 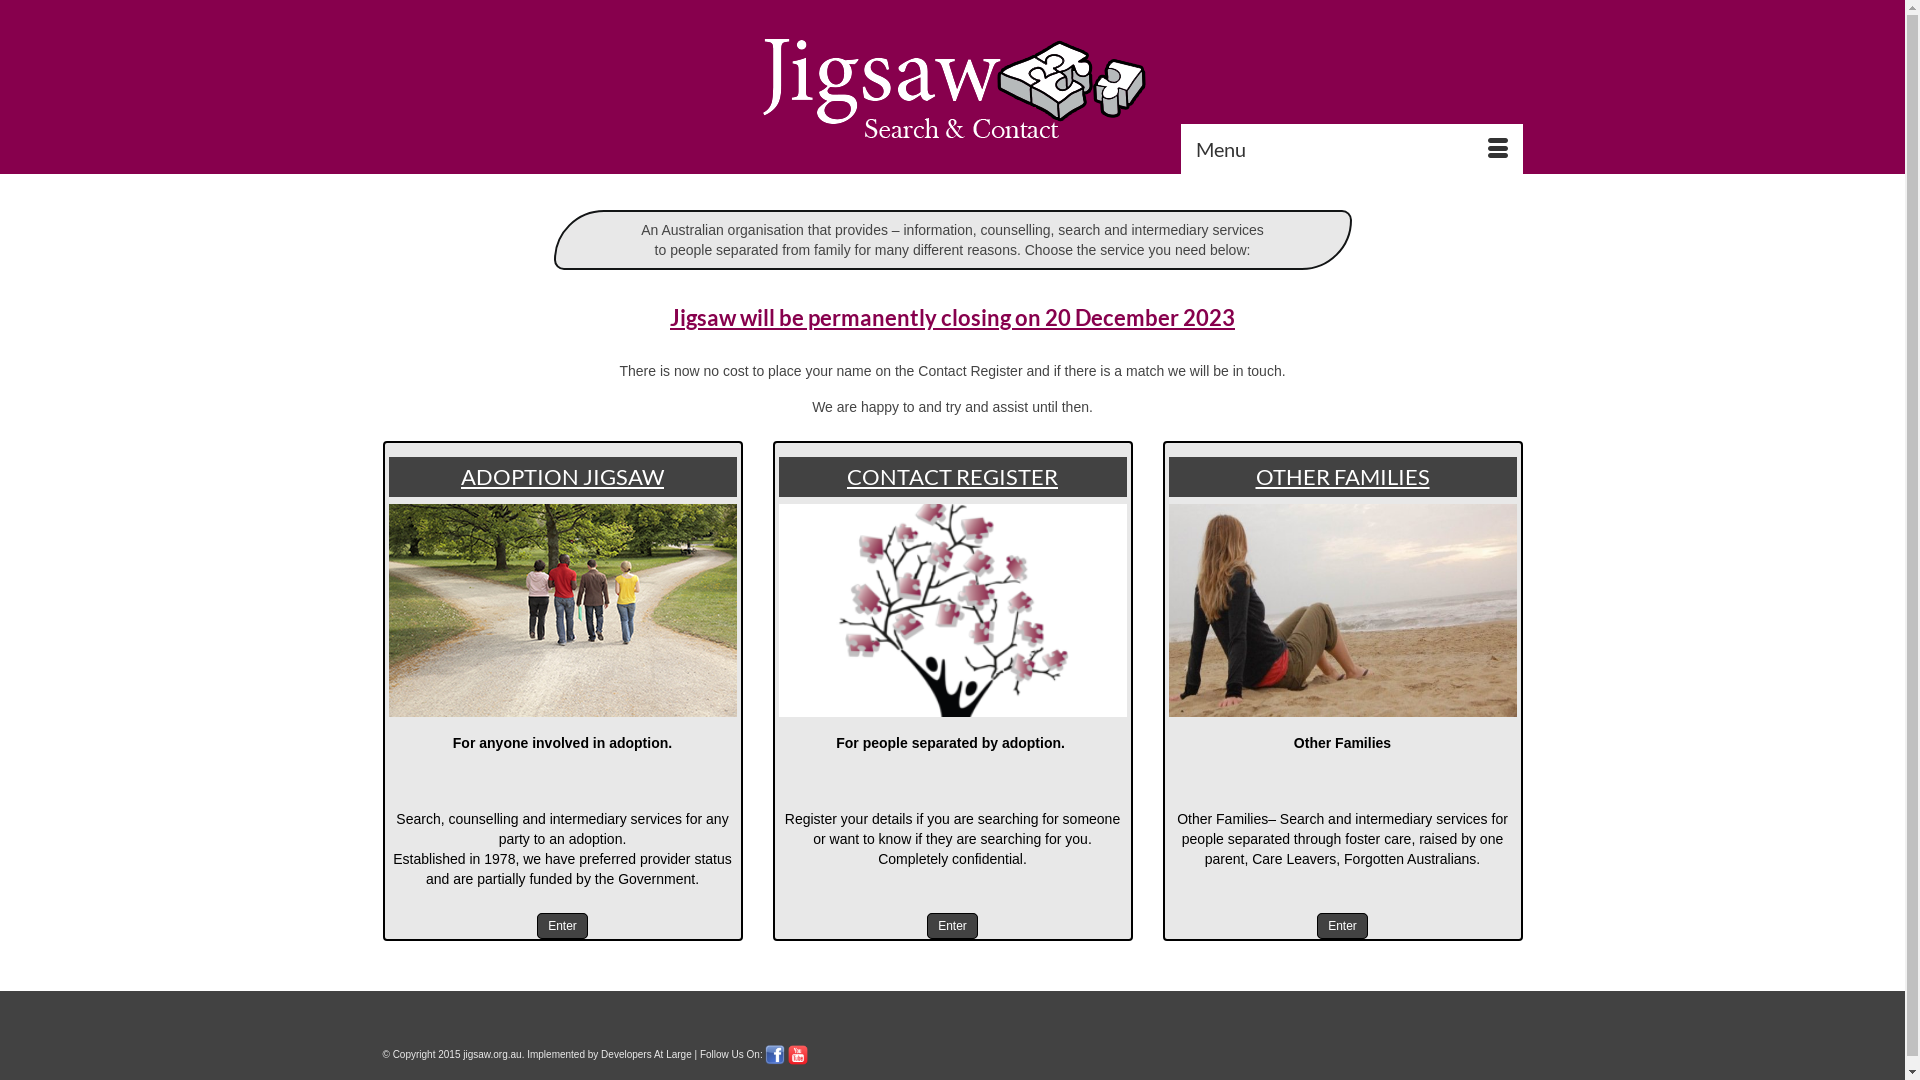 What do you see at coordinates (796, 1053) in the screenshot?
I see `'Youtube'` at bounding box center [796, 1053].